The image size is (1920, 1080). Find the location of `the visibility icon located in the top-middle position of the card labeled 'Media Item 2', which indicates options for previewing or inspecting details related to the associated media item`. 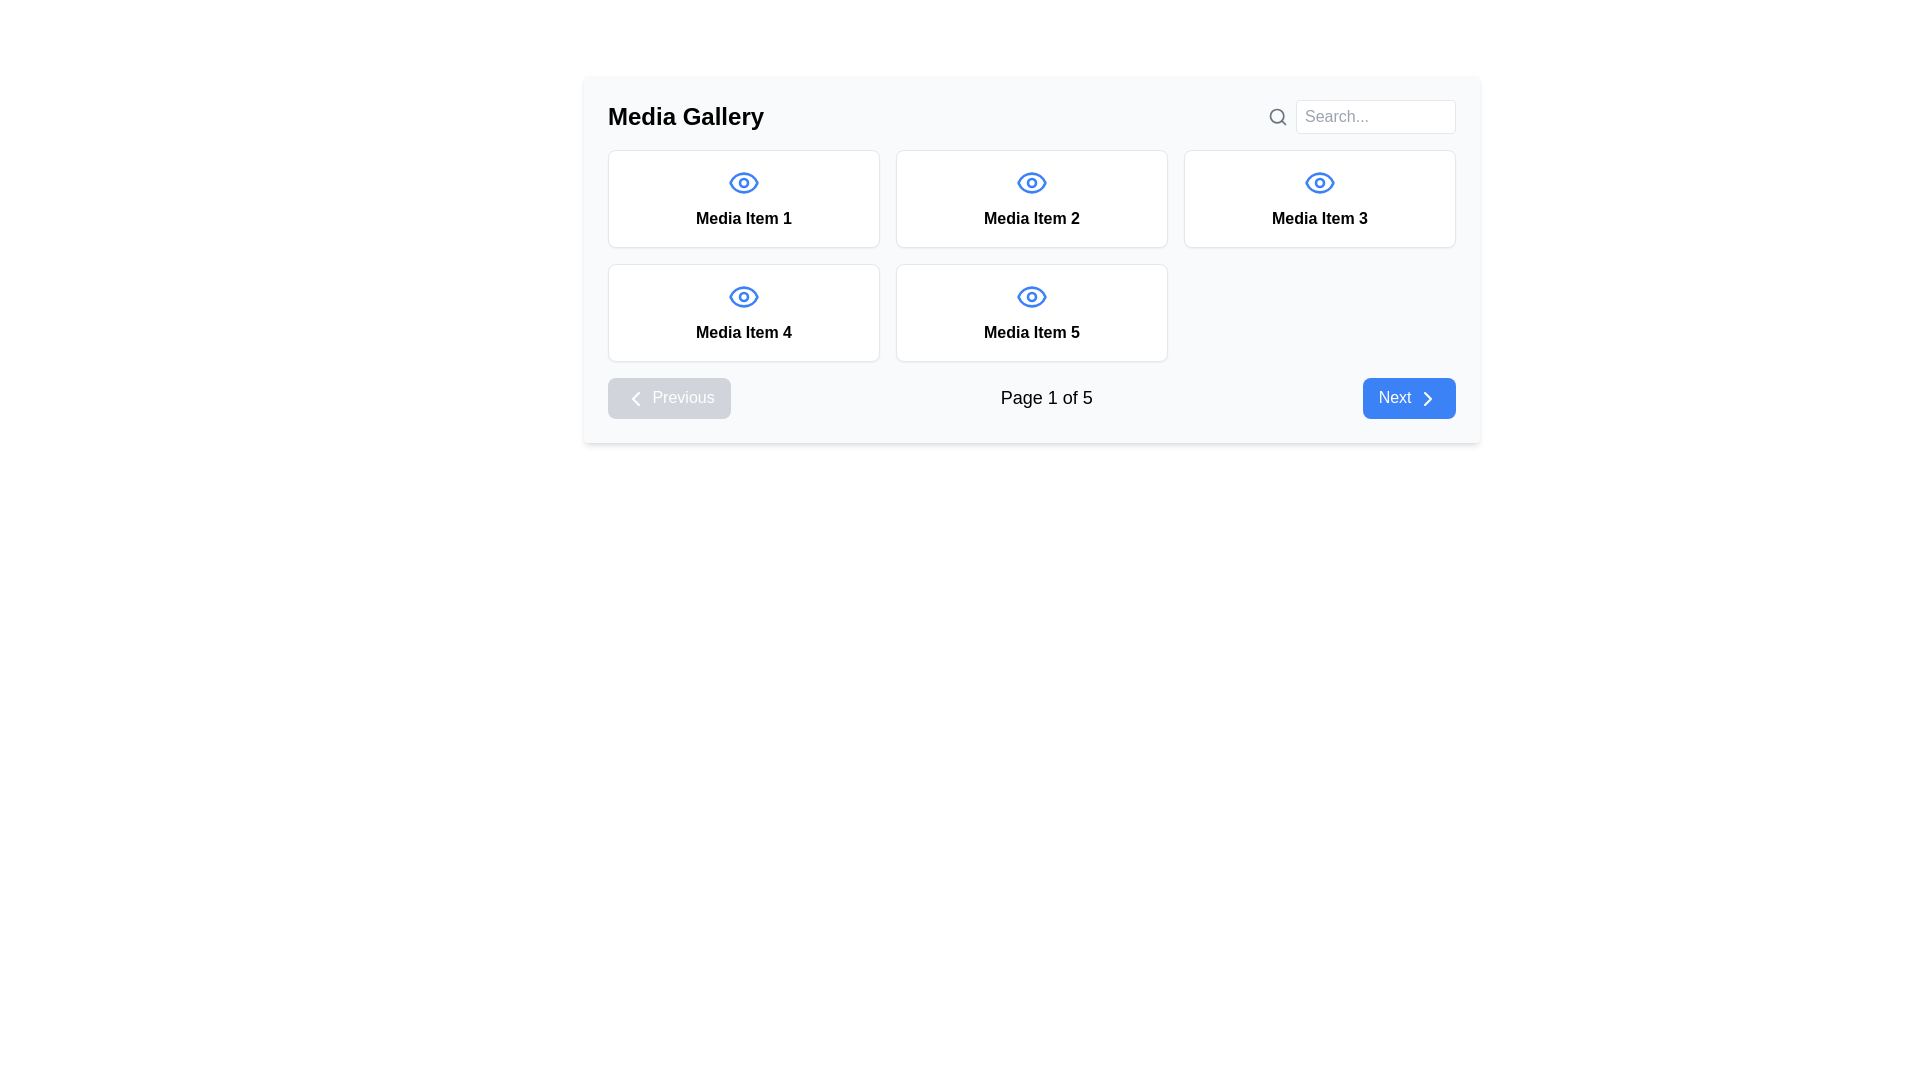

the visibility icon located in the top-middle position of the card labeled 'Media Item 2', which indicates options for previewing or inspecting details related to the associated media item is located at coordinates (1032, 182).